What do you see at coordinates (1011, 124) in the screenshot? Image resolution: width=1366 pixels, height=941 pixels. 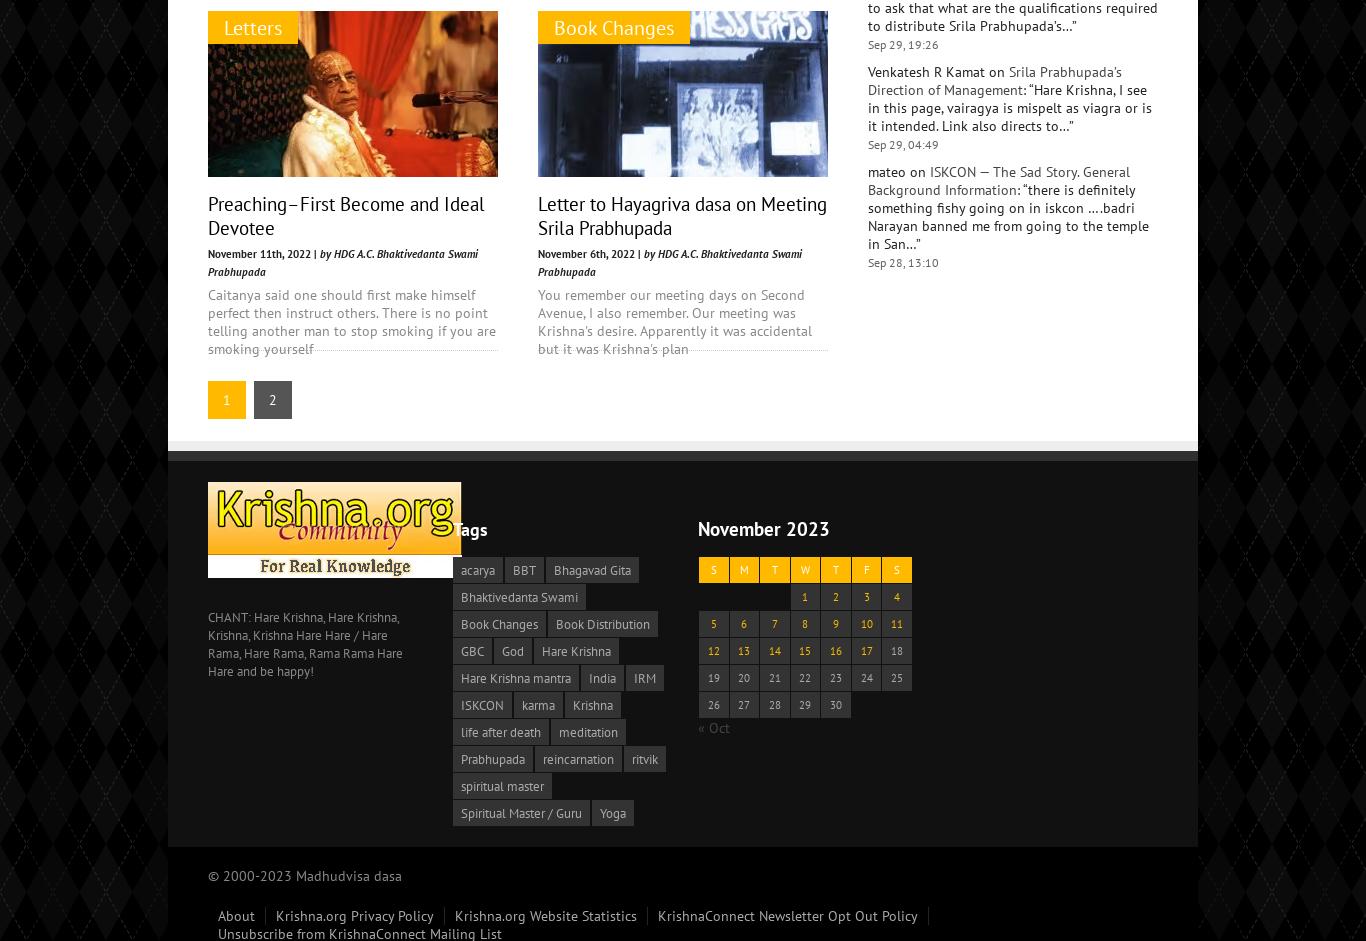 I see `'Anyone can distribute Srila Prabhupada’s books. When we are distributing Prabhupada’s books we are just trying to convince the person…'` at bounding box center [1011, 124].